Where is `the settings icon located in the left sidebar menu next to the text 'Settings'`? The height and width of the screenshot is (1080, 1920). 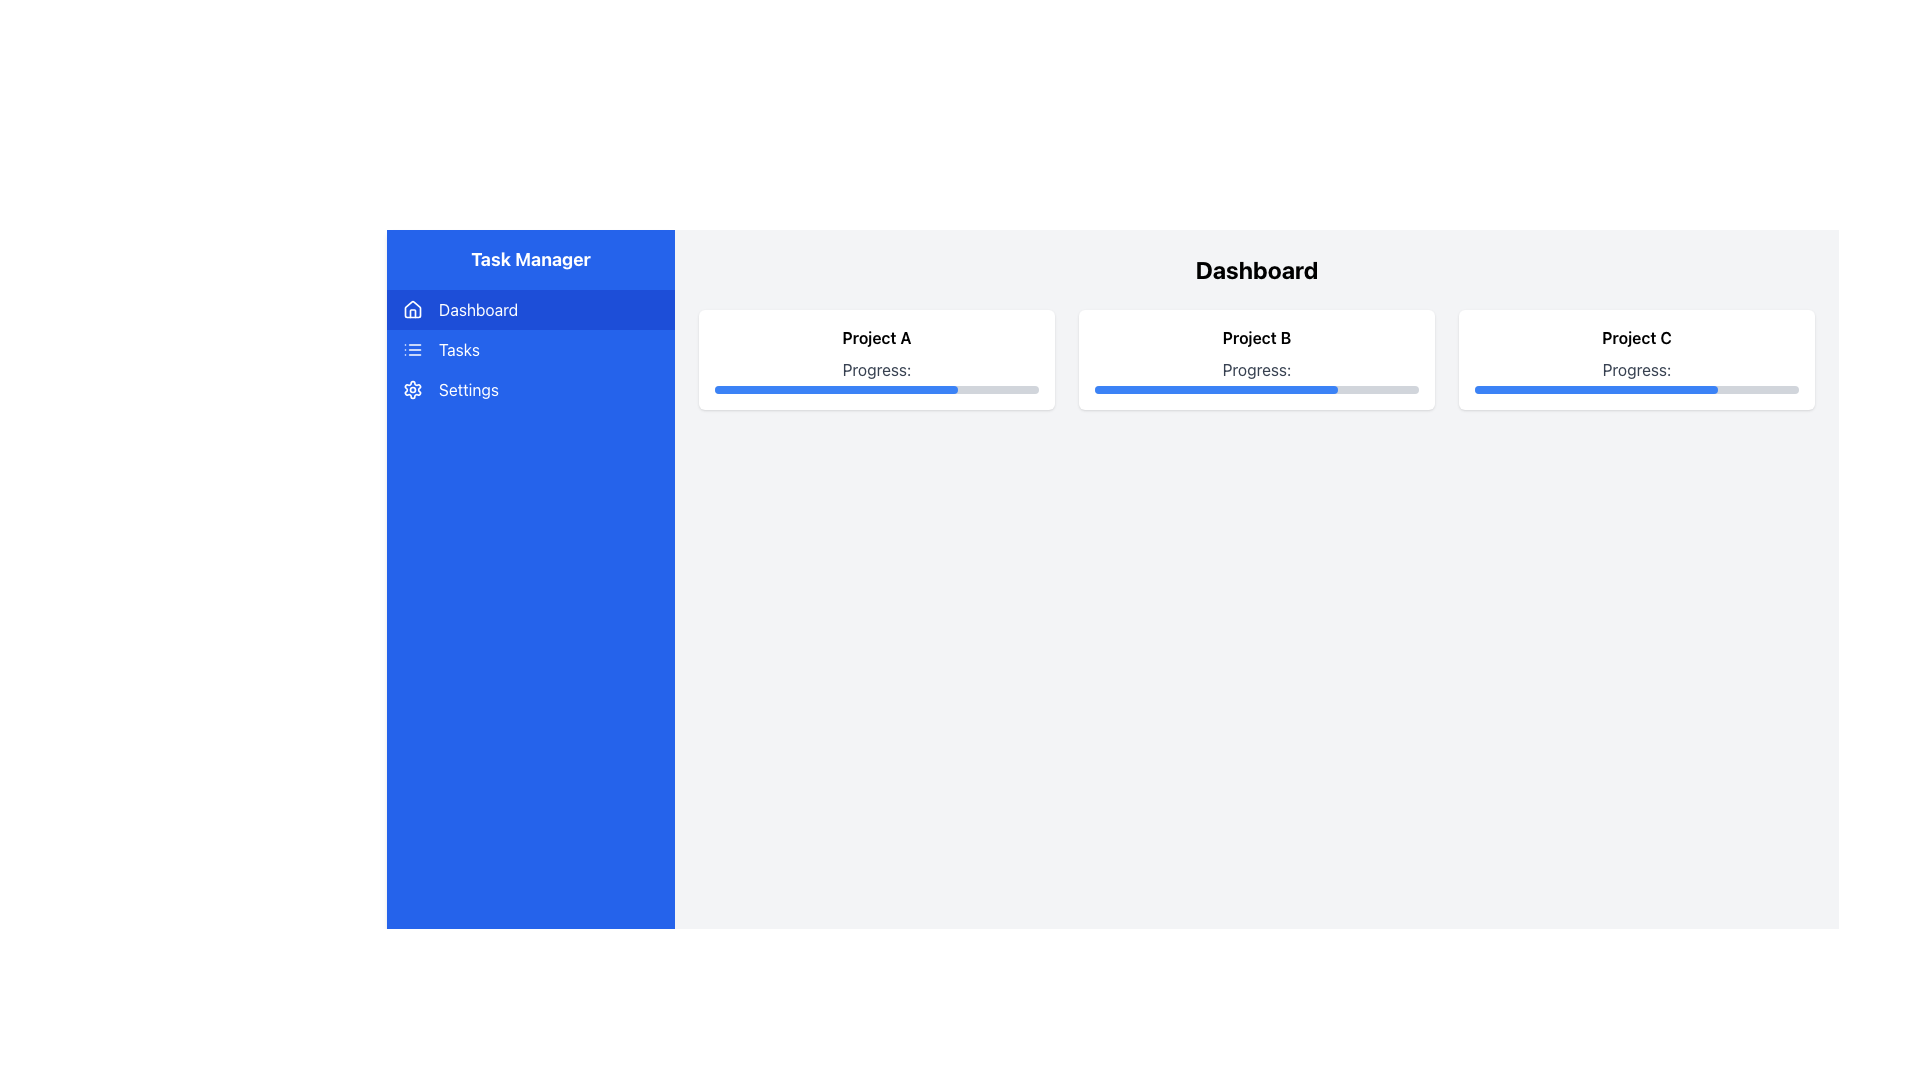
the settings icon located in the left sidebar menu next to the text 'Settings' is located at coordinates (411, 389).